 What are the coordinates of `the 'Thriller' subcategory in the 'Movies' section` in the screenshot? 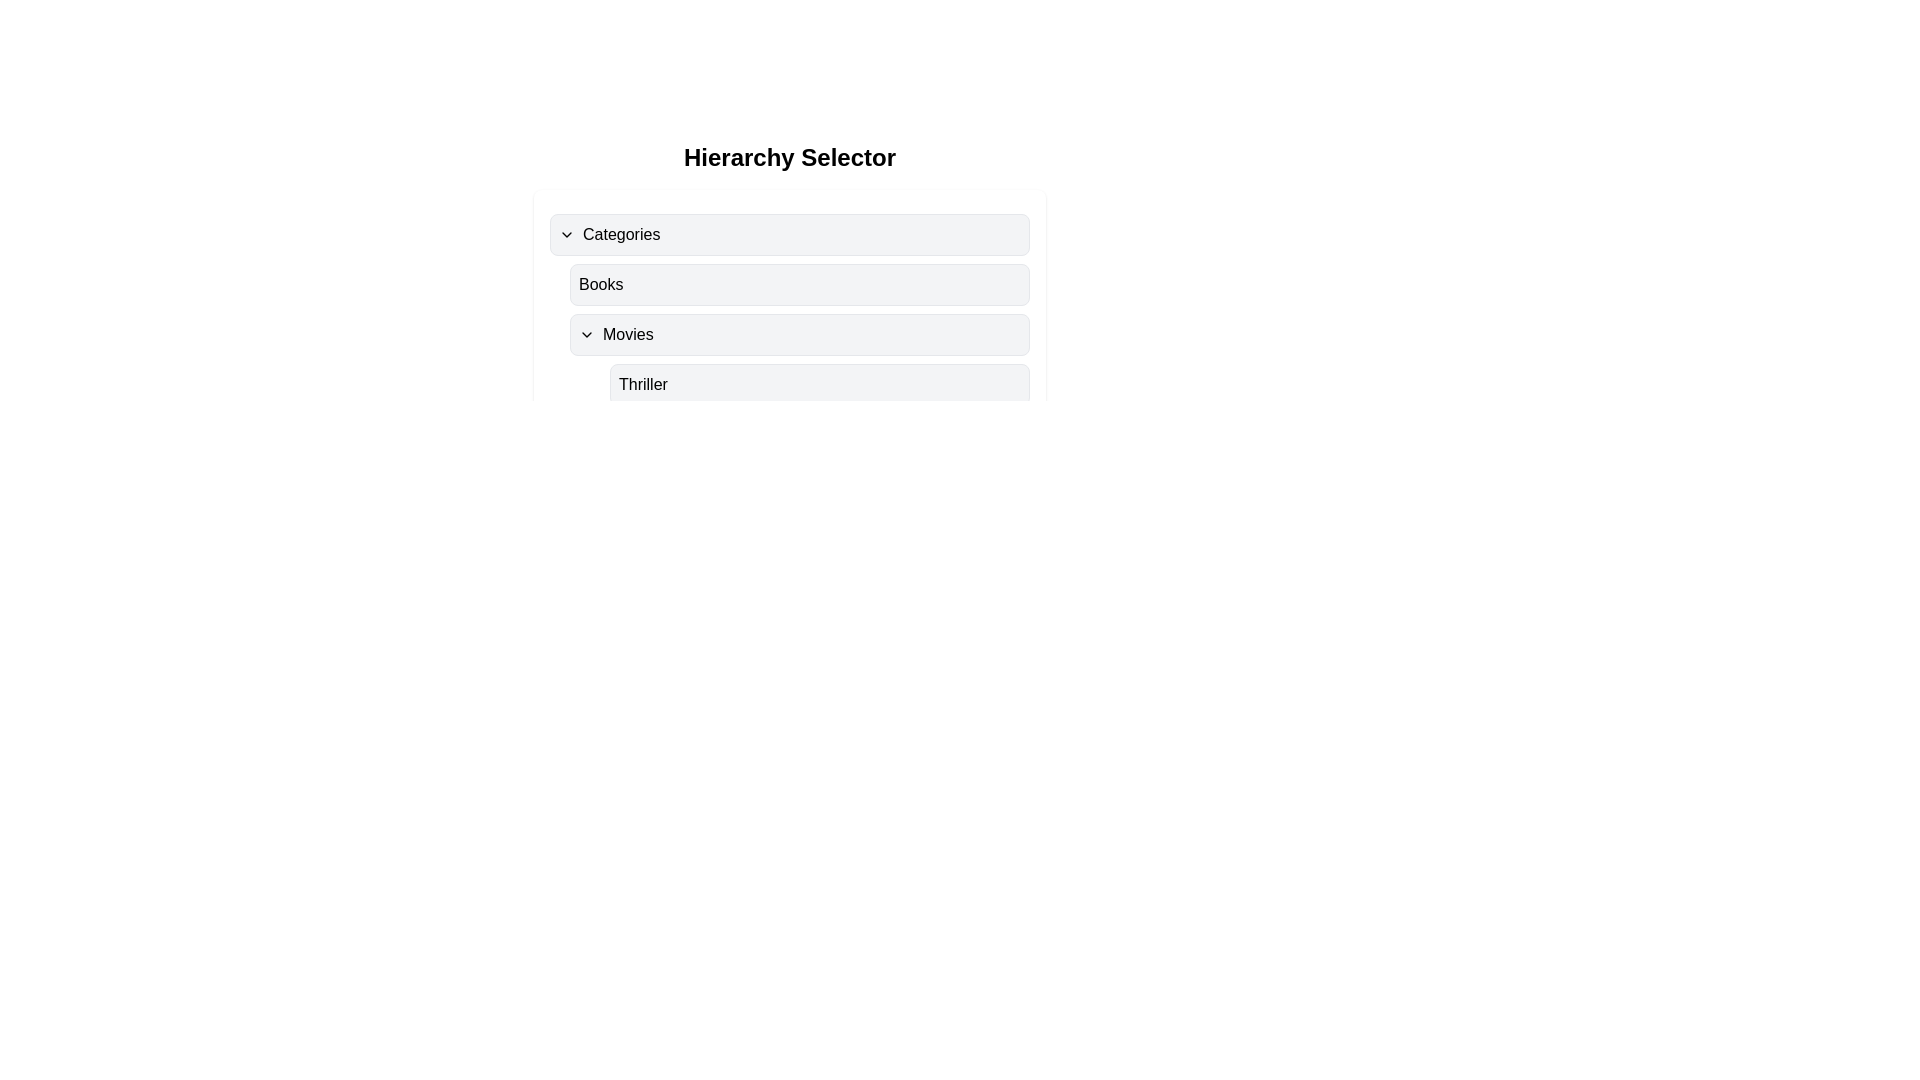 It's located at (800, 385).